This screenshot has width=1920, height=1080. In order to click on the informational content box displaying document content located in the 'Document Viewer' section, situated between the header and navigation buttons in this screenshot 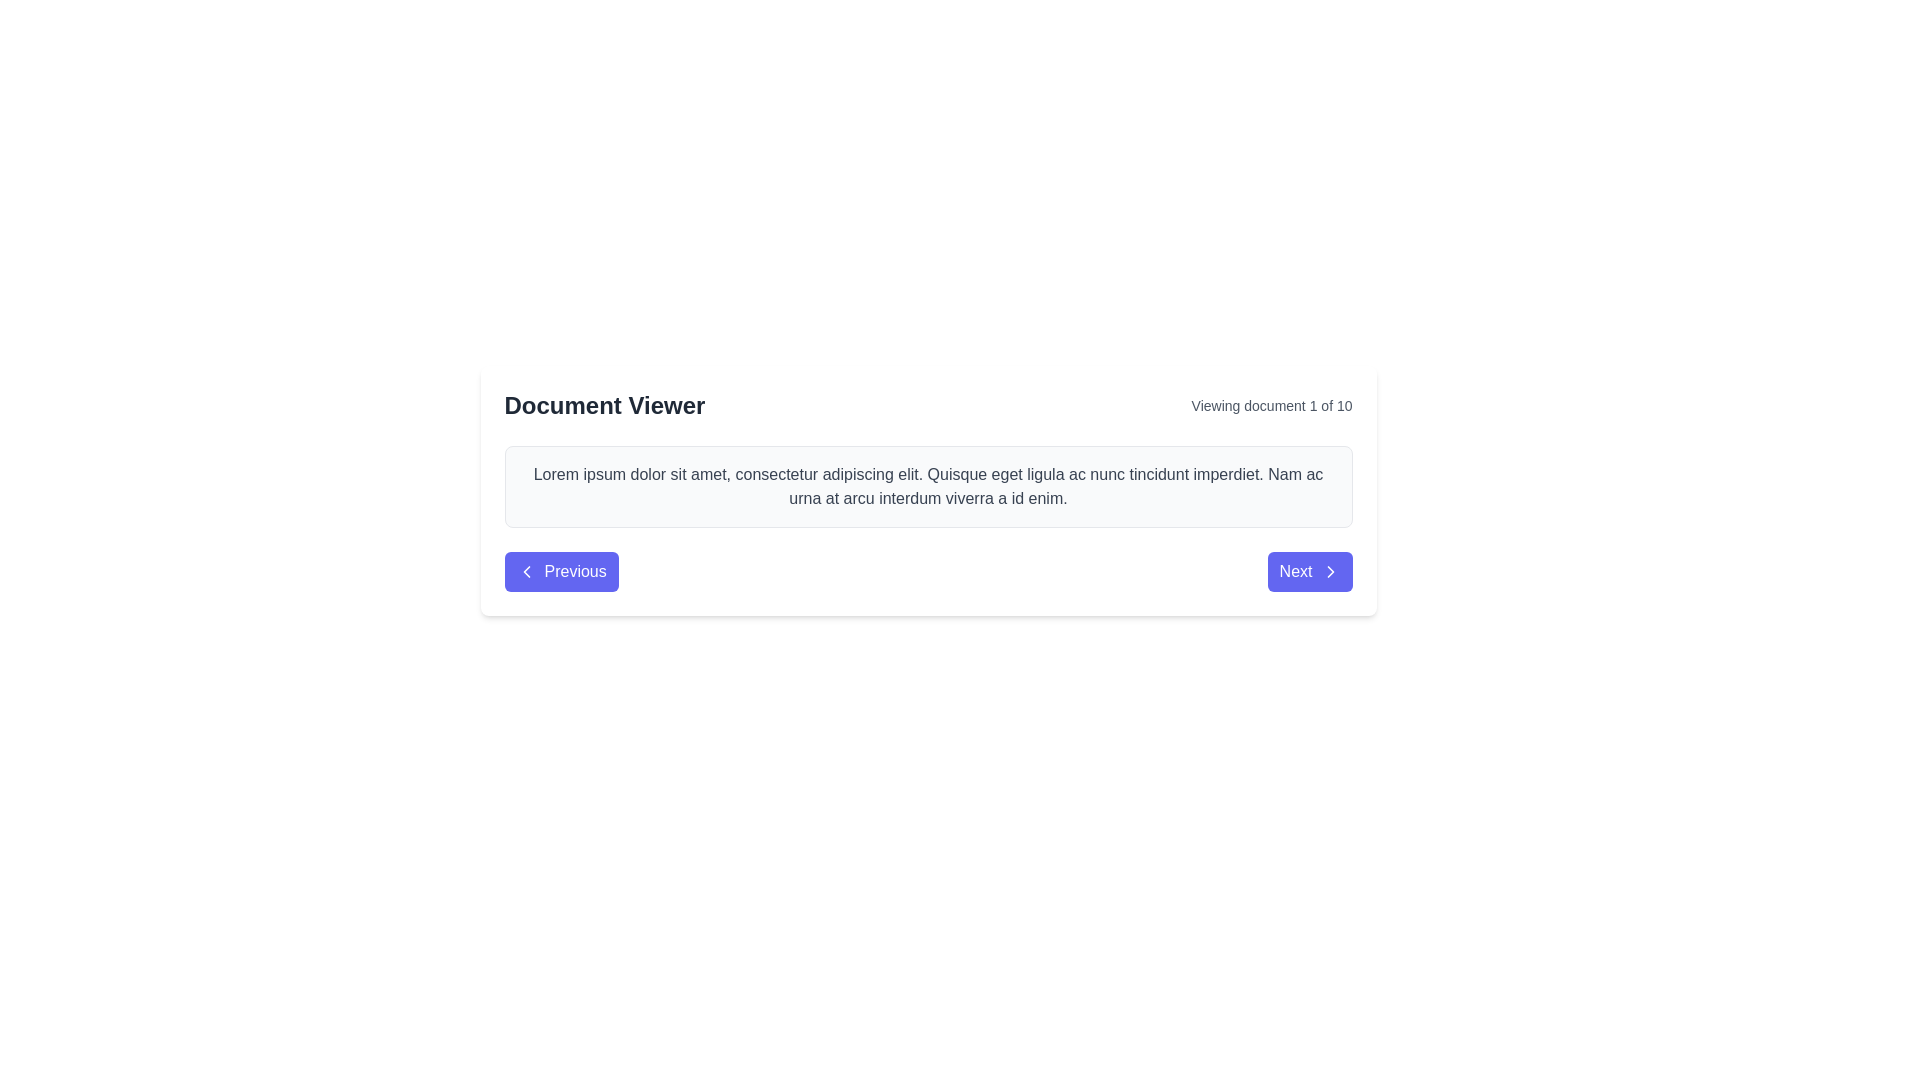, I will do `click(927, 486)`.